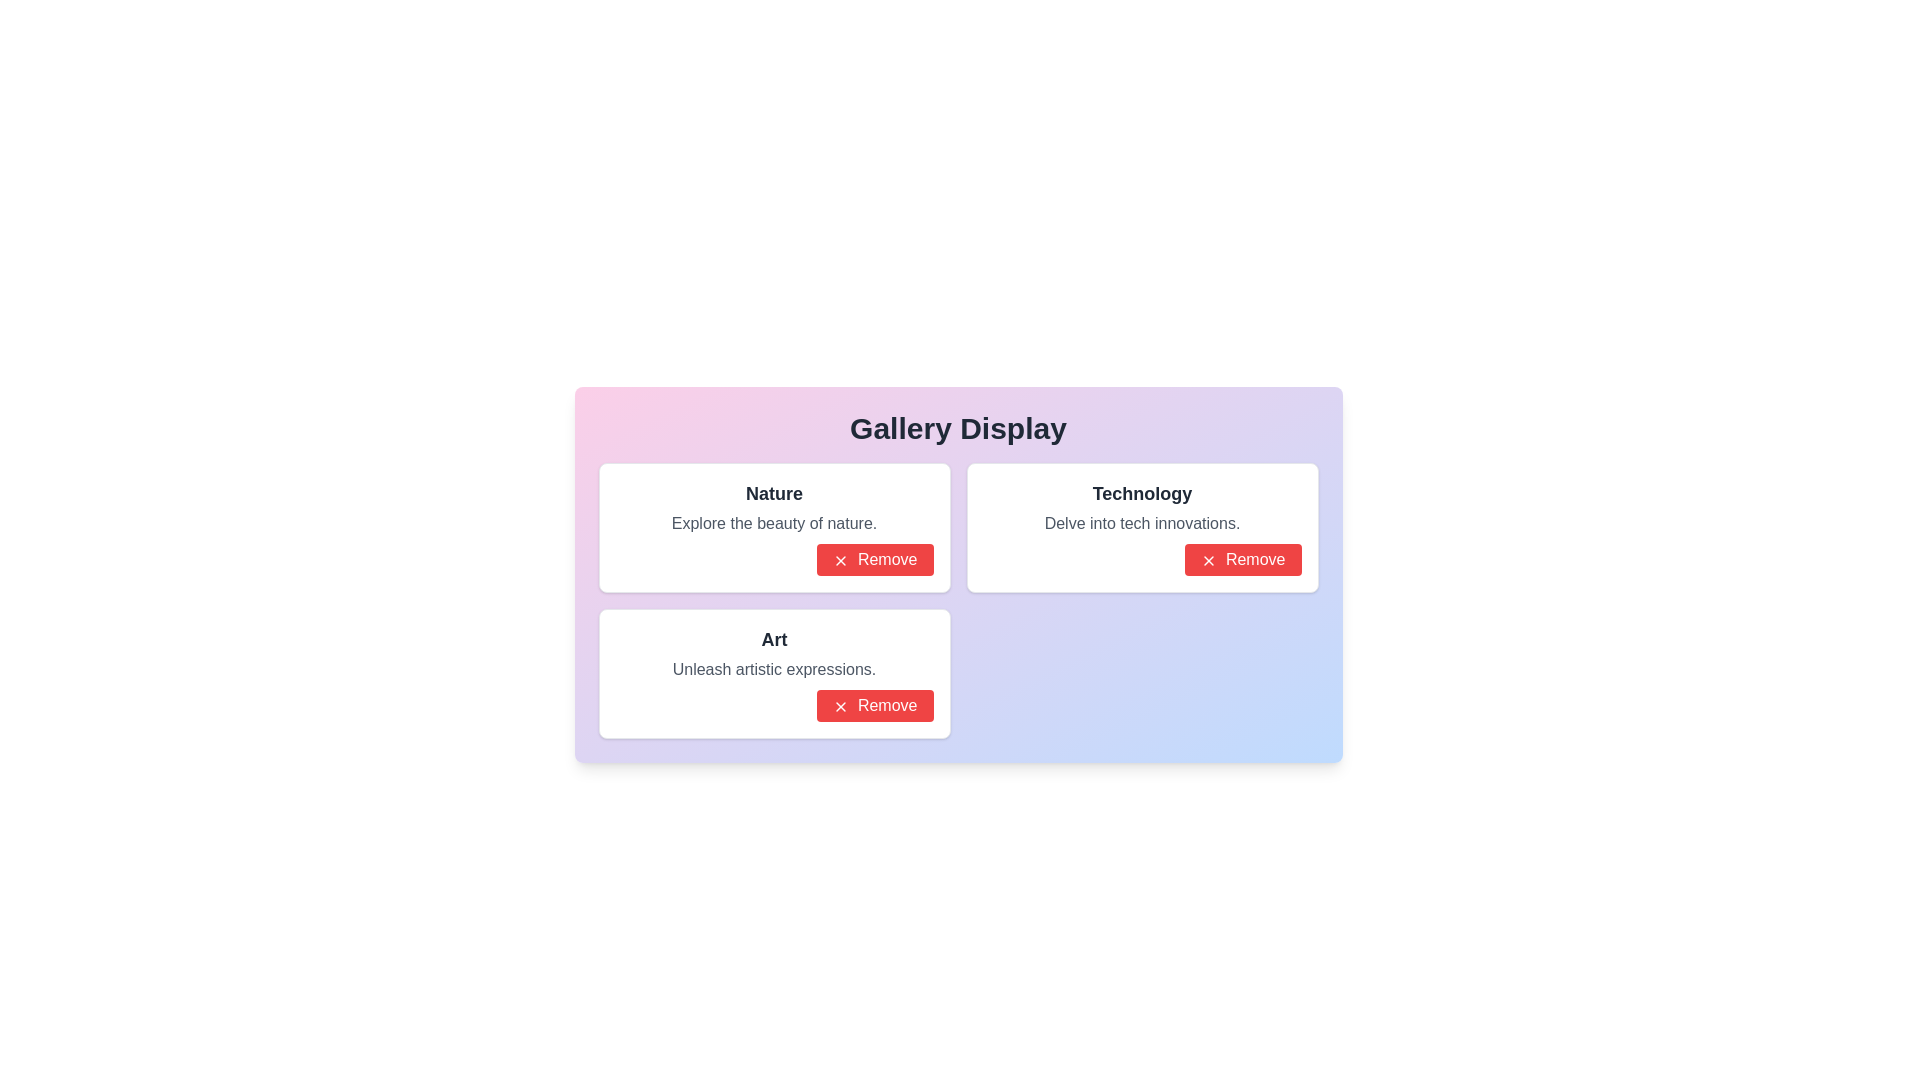 Image resolution: width=1920 pixels, height=1080 pixels. I want to click on the item card labeled 'Nature' to highlight it, so click(773, 527).